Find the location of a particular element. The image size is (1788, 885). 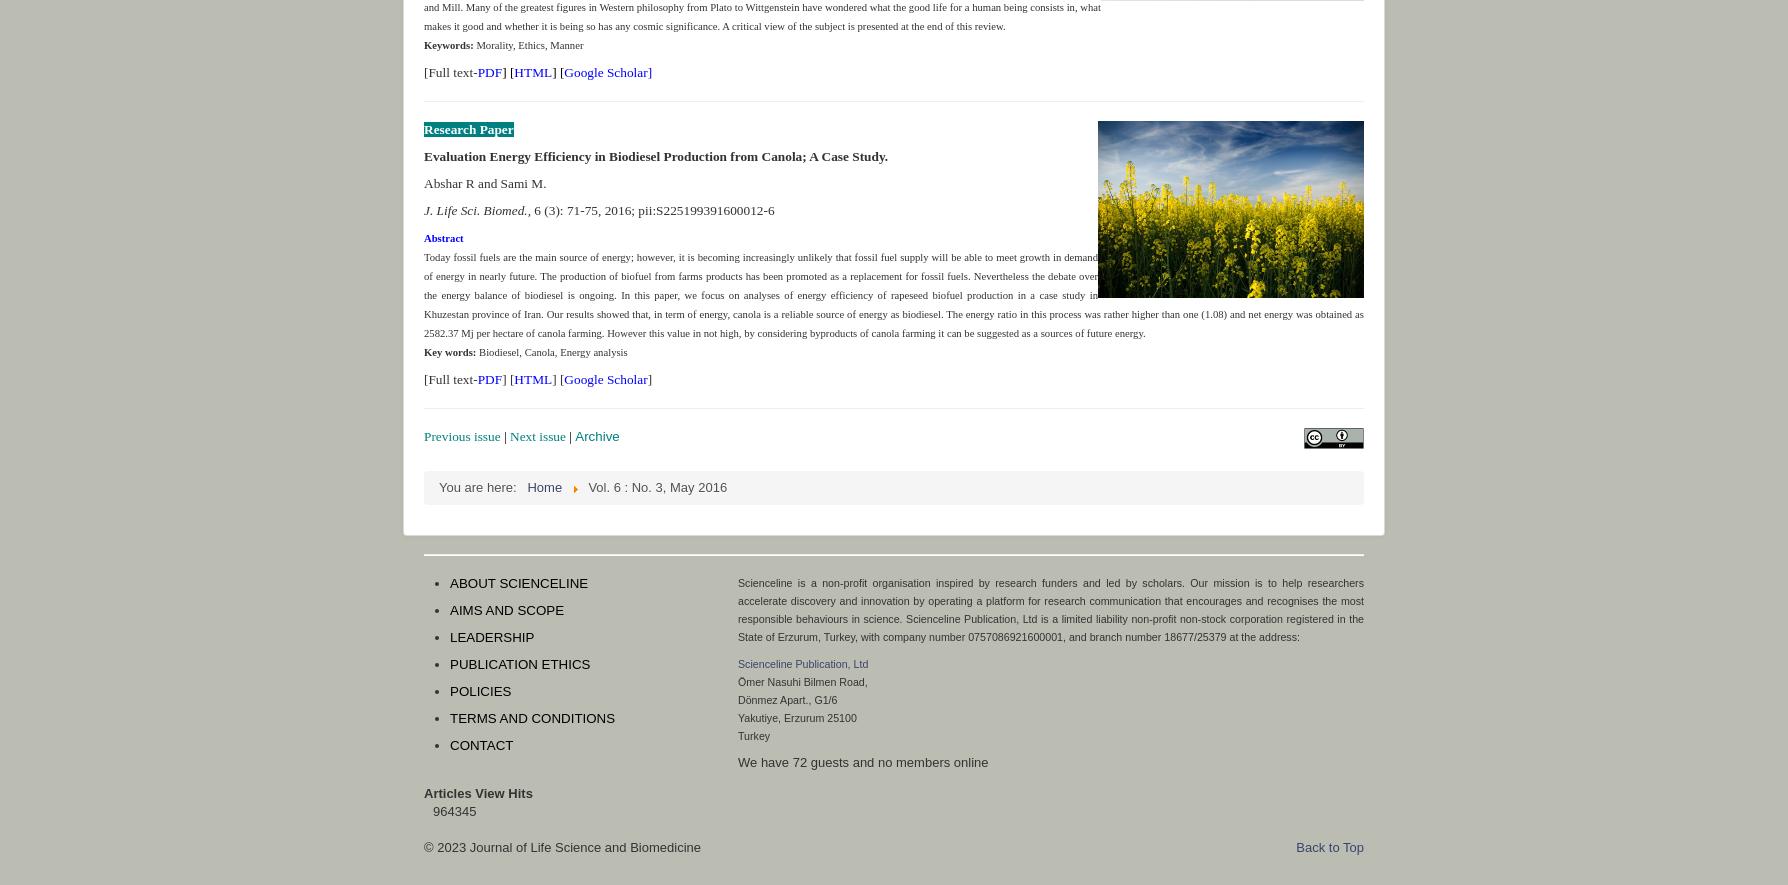

'Next issue' is located at coordinates (537, 435).